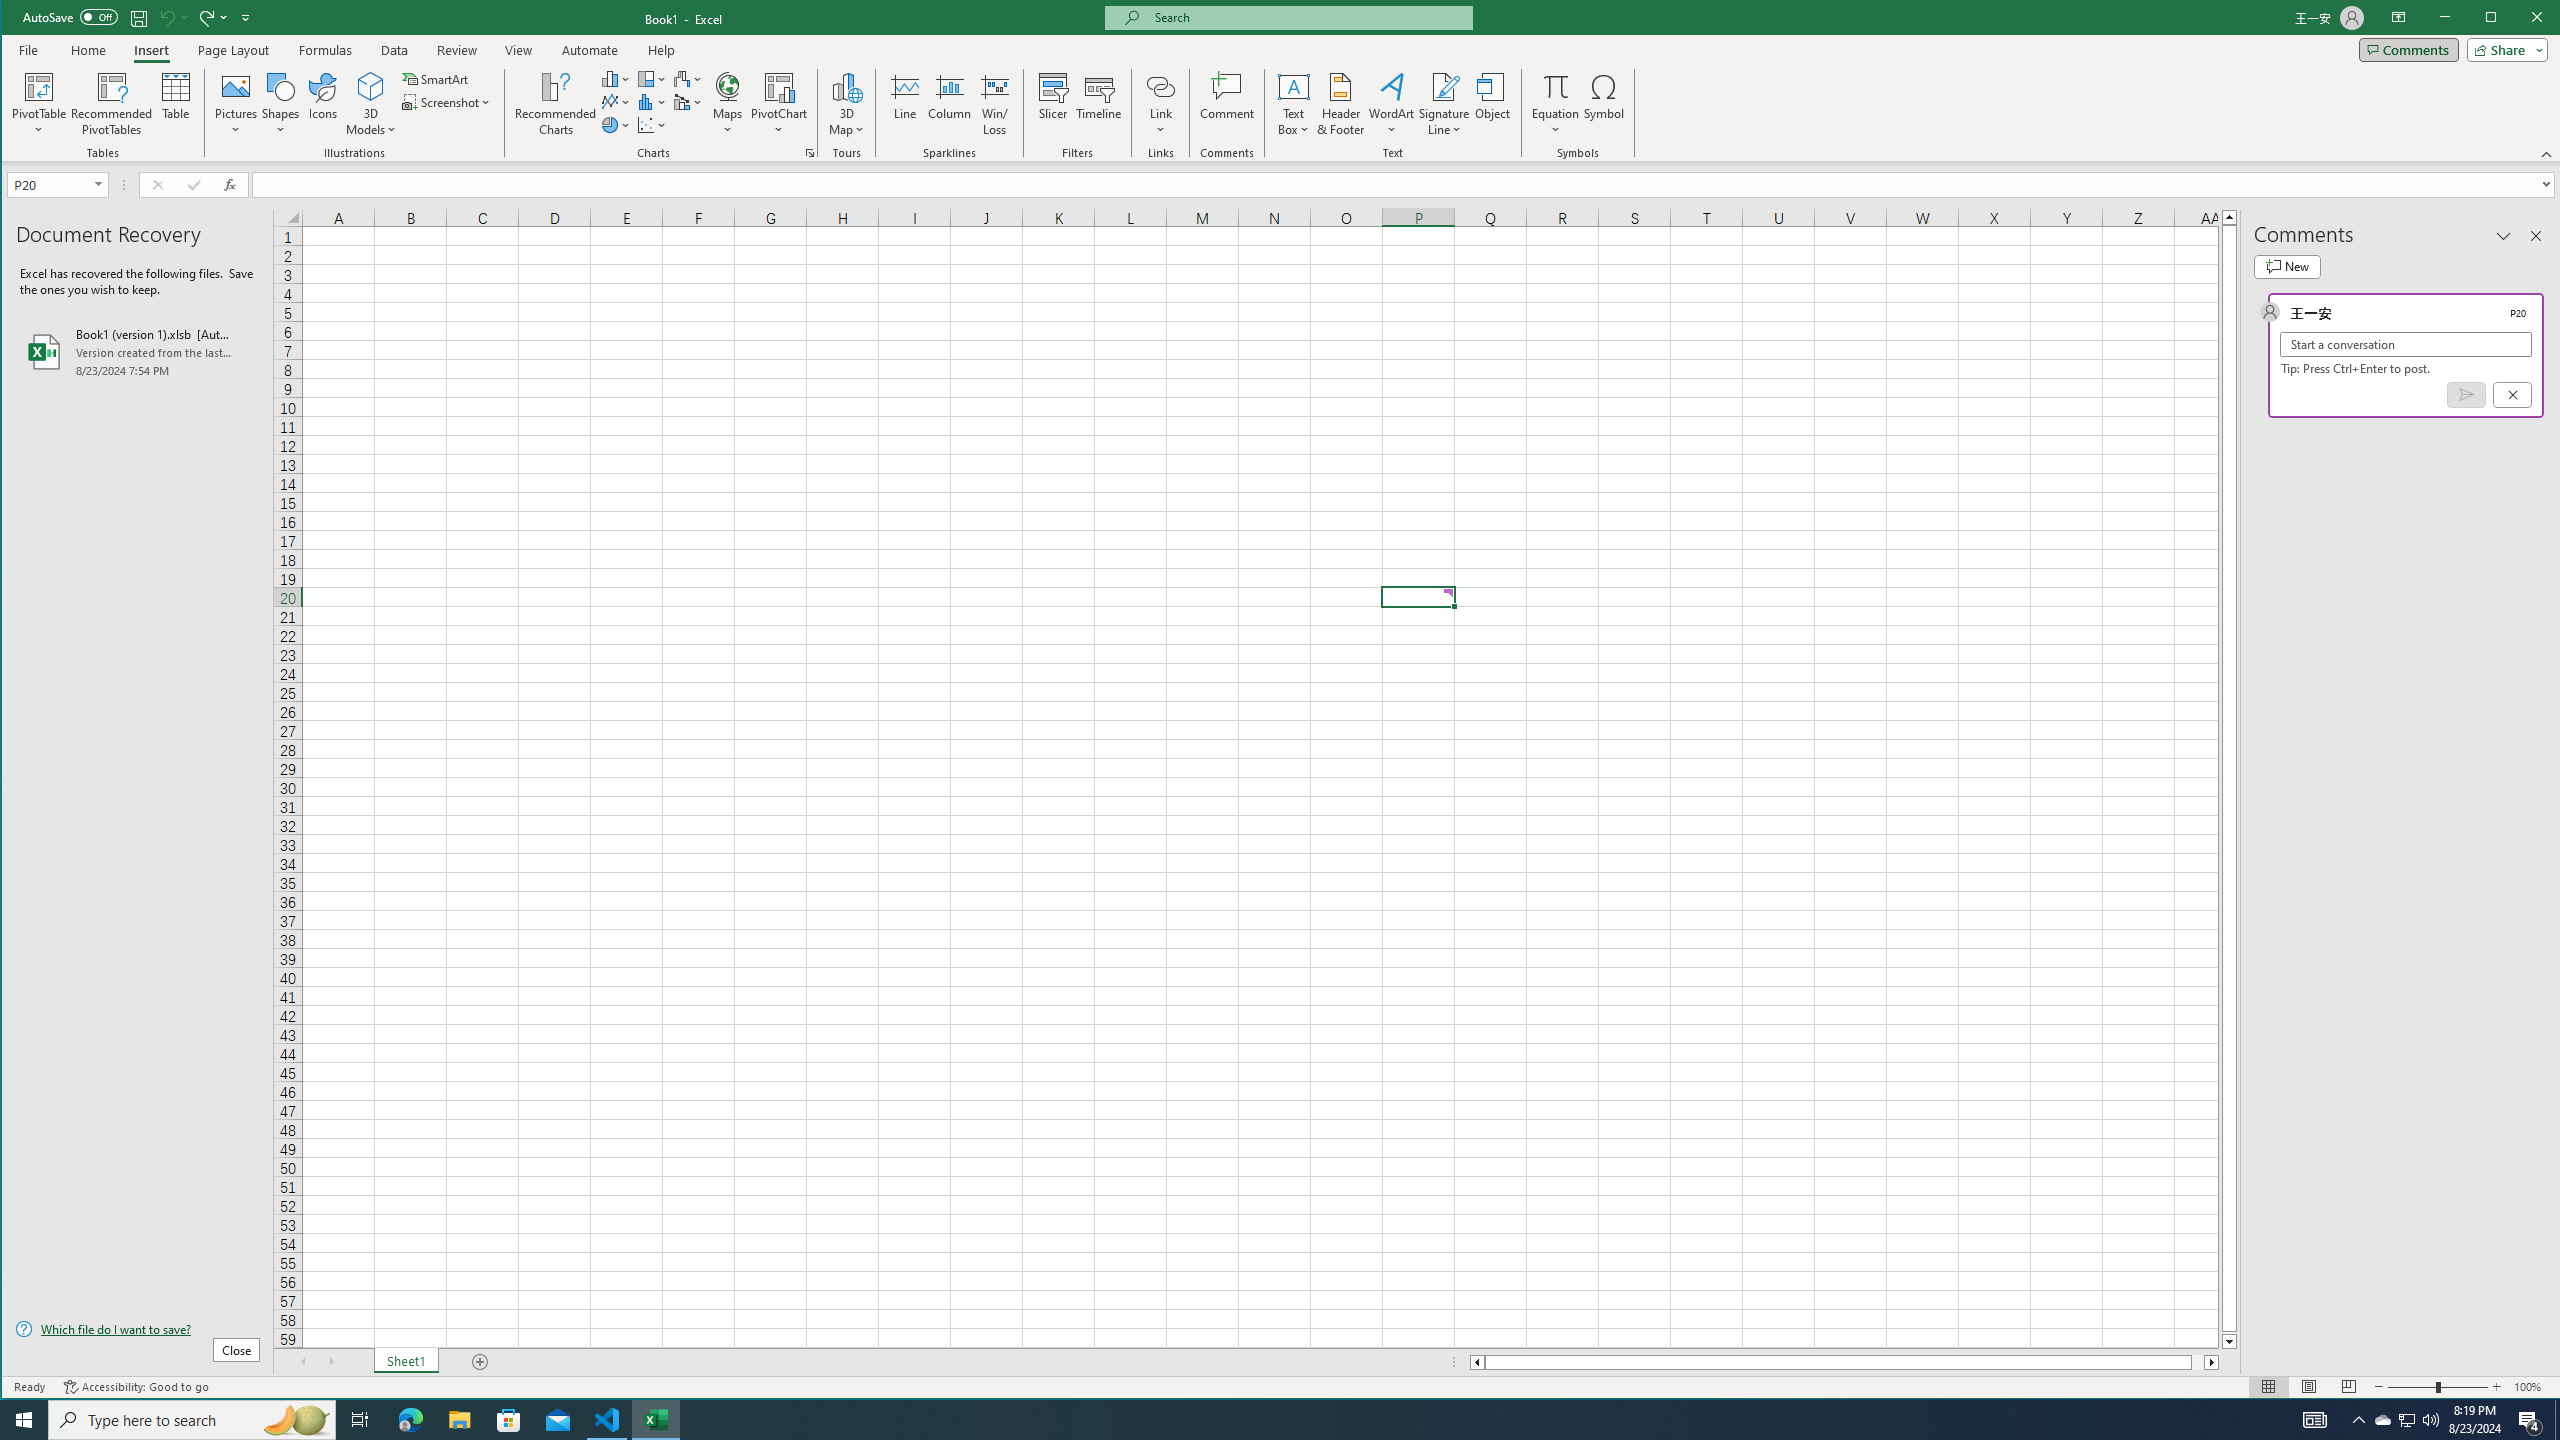 Image resolution: width=2560 pixels, height=1440 pixels. What do you see at coordinates (175, 103) in the screenshot?
I see `'Table'` at bounding box center [175, 103].